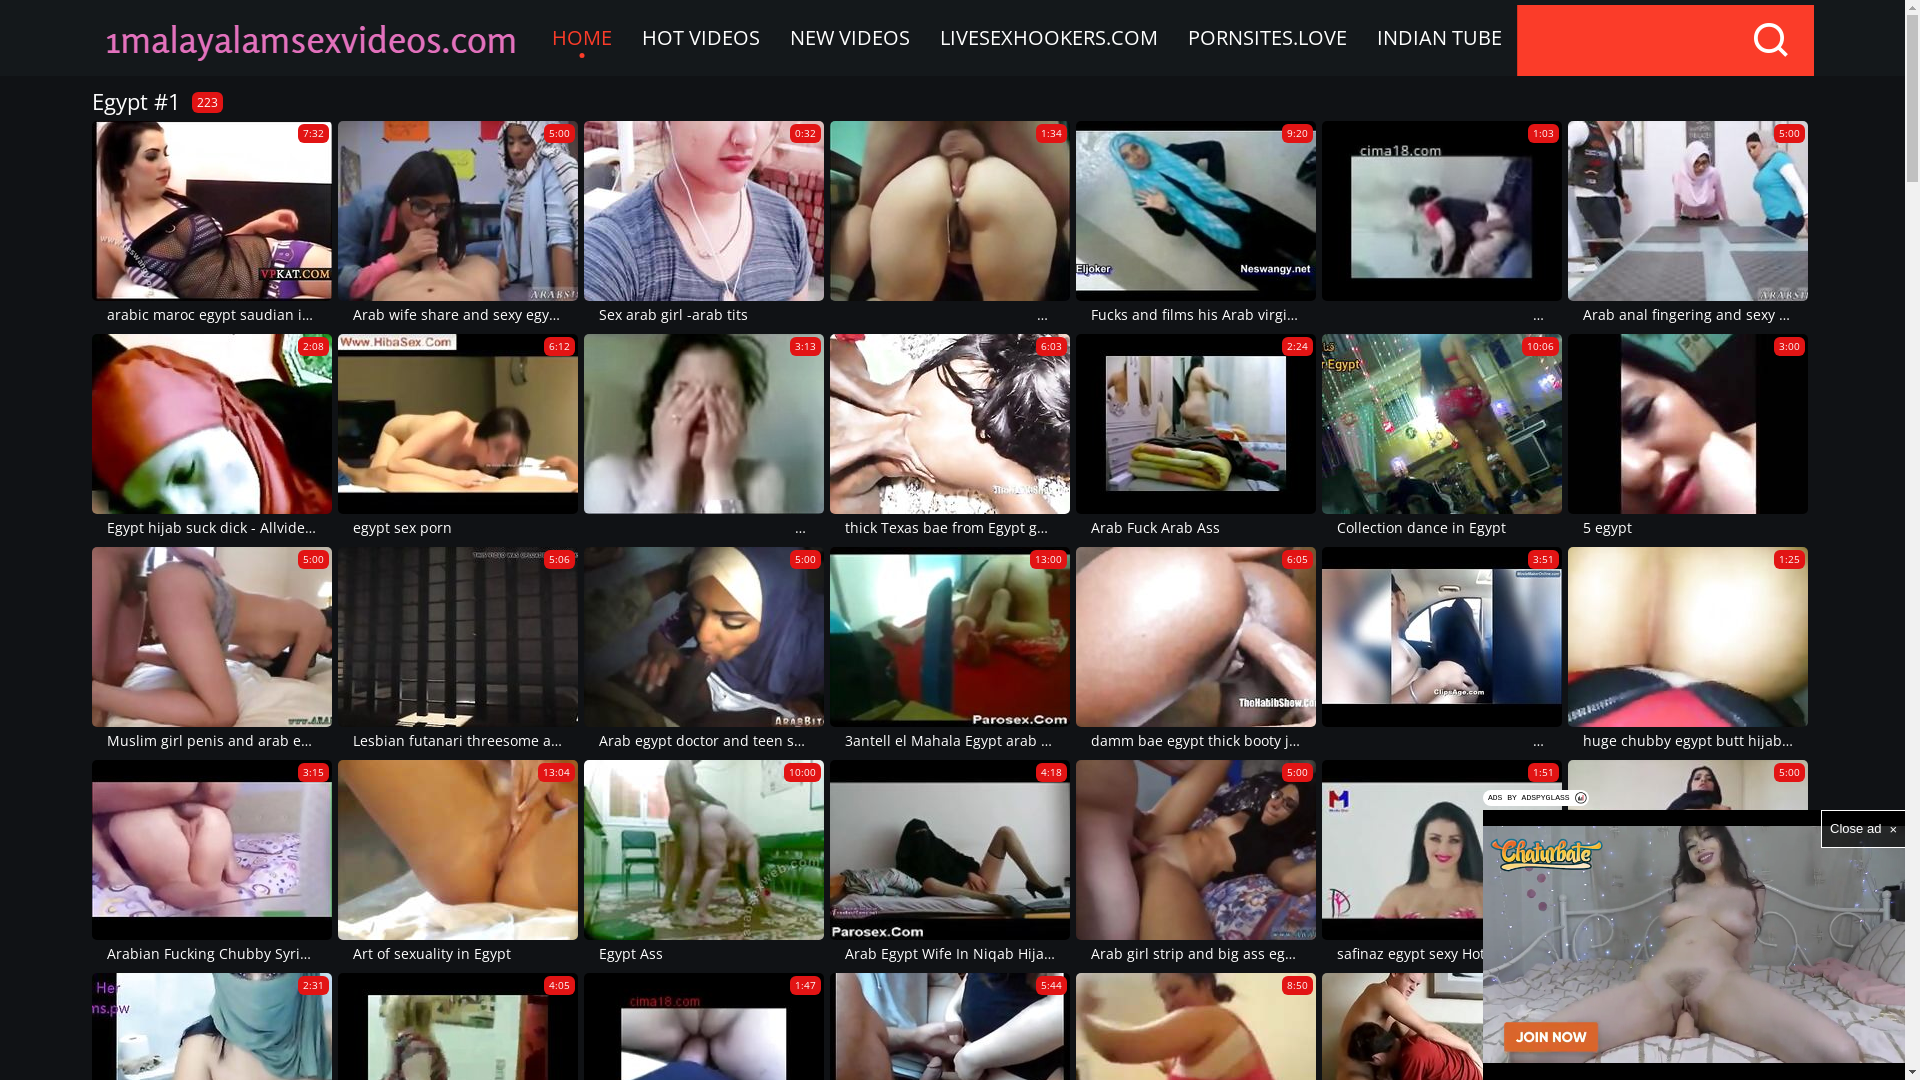 This screenshot has width=1920, height=1080. Describe the element at coordinates (1195, 224) in the screenshot. I see `'9:20` at that location.